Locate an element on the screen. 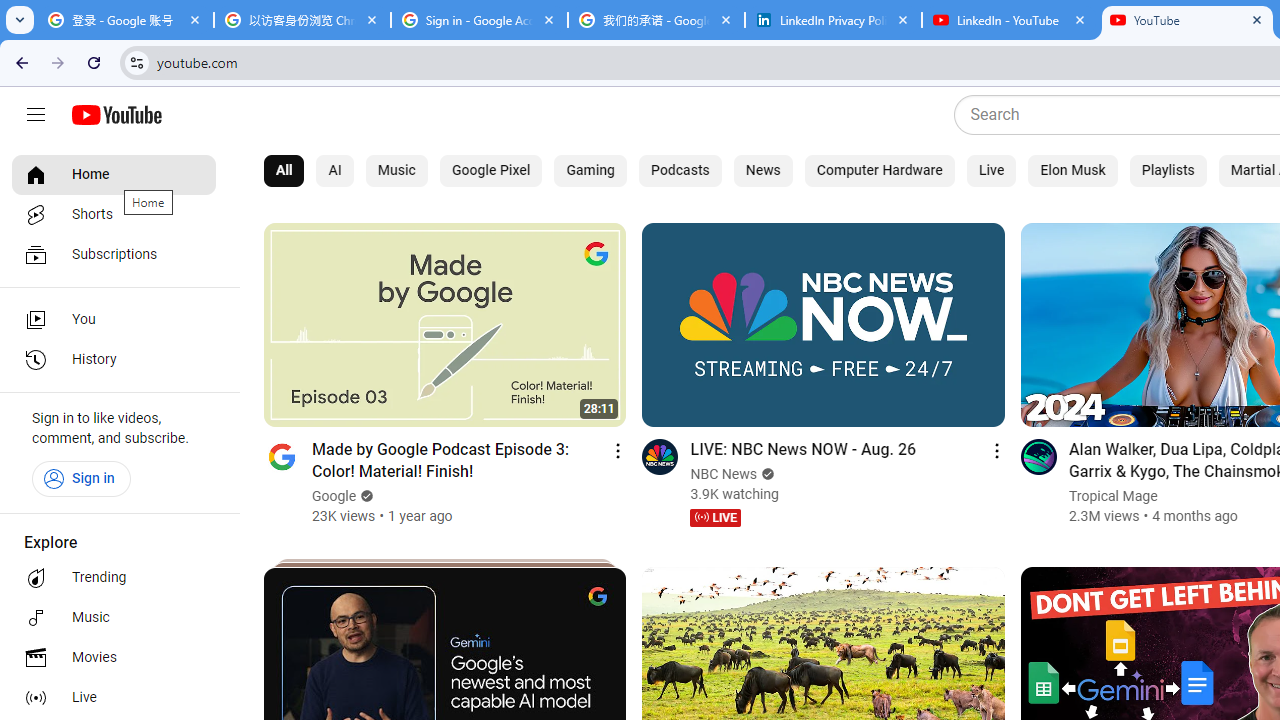 The height and width of the screenshot is (720, 1280). 'AI' is located at coordinates (335, 170).